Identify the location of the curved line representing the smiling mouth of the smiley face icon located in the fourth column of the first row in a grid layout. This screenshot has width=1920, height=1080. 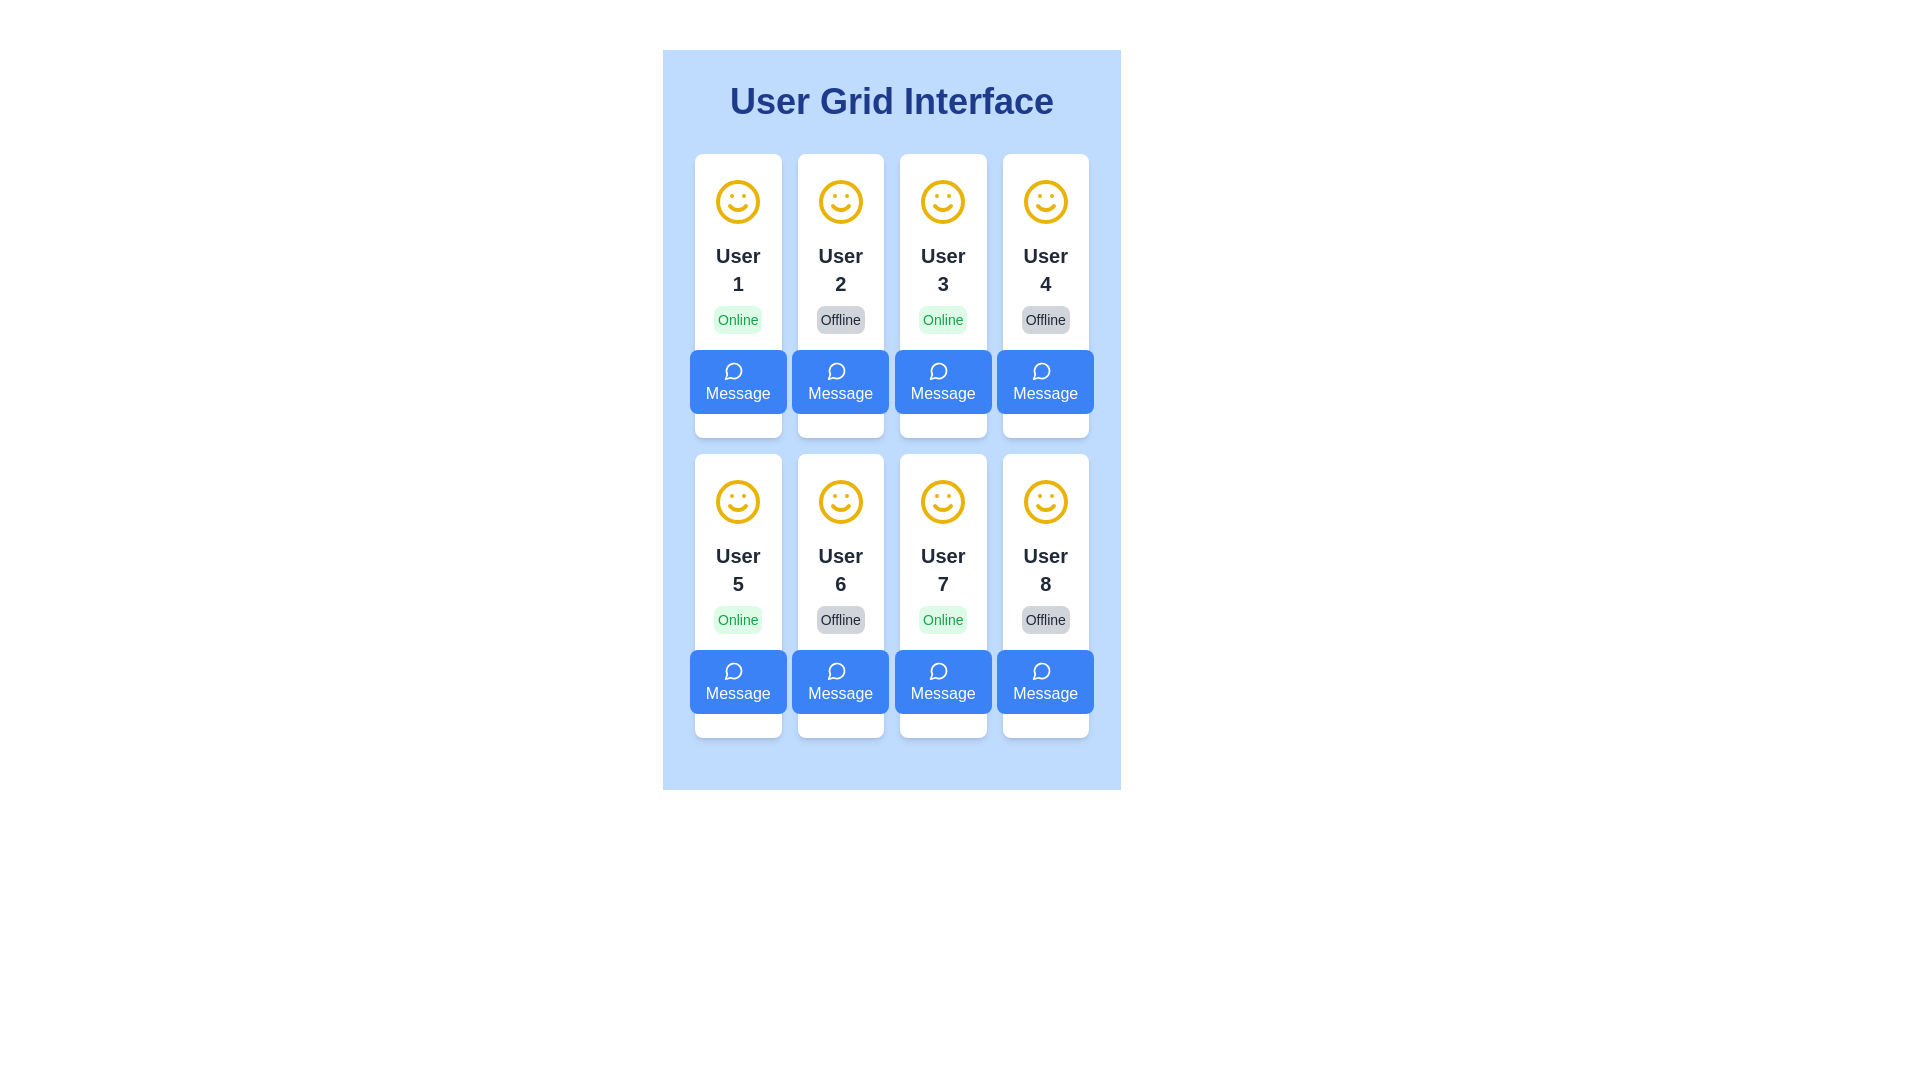
(1044, 208).